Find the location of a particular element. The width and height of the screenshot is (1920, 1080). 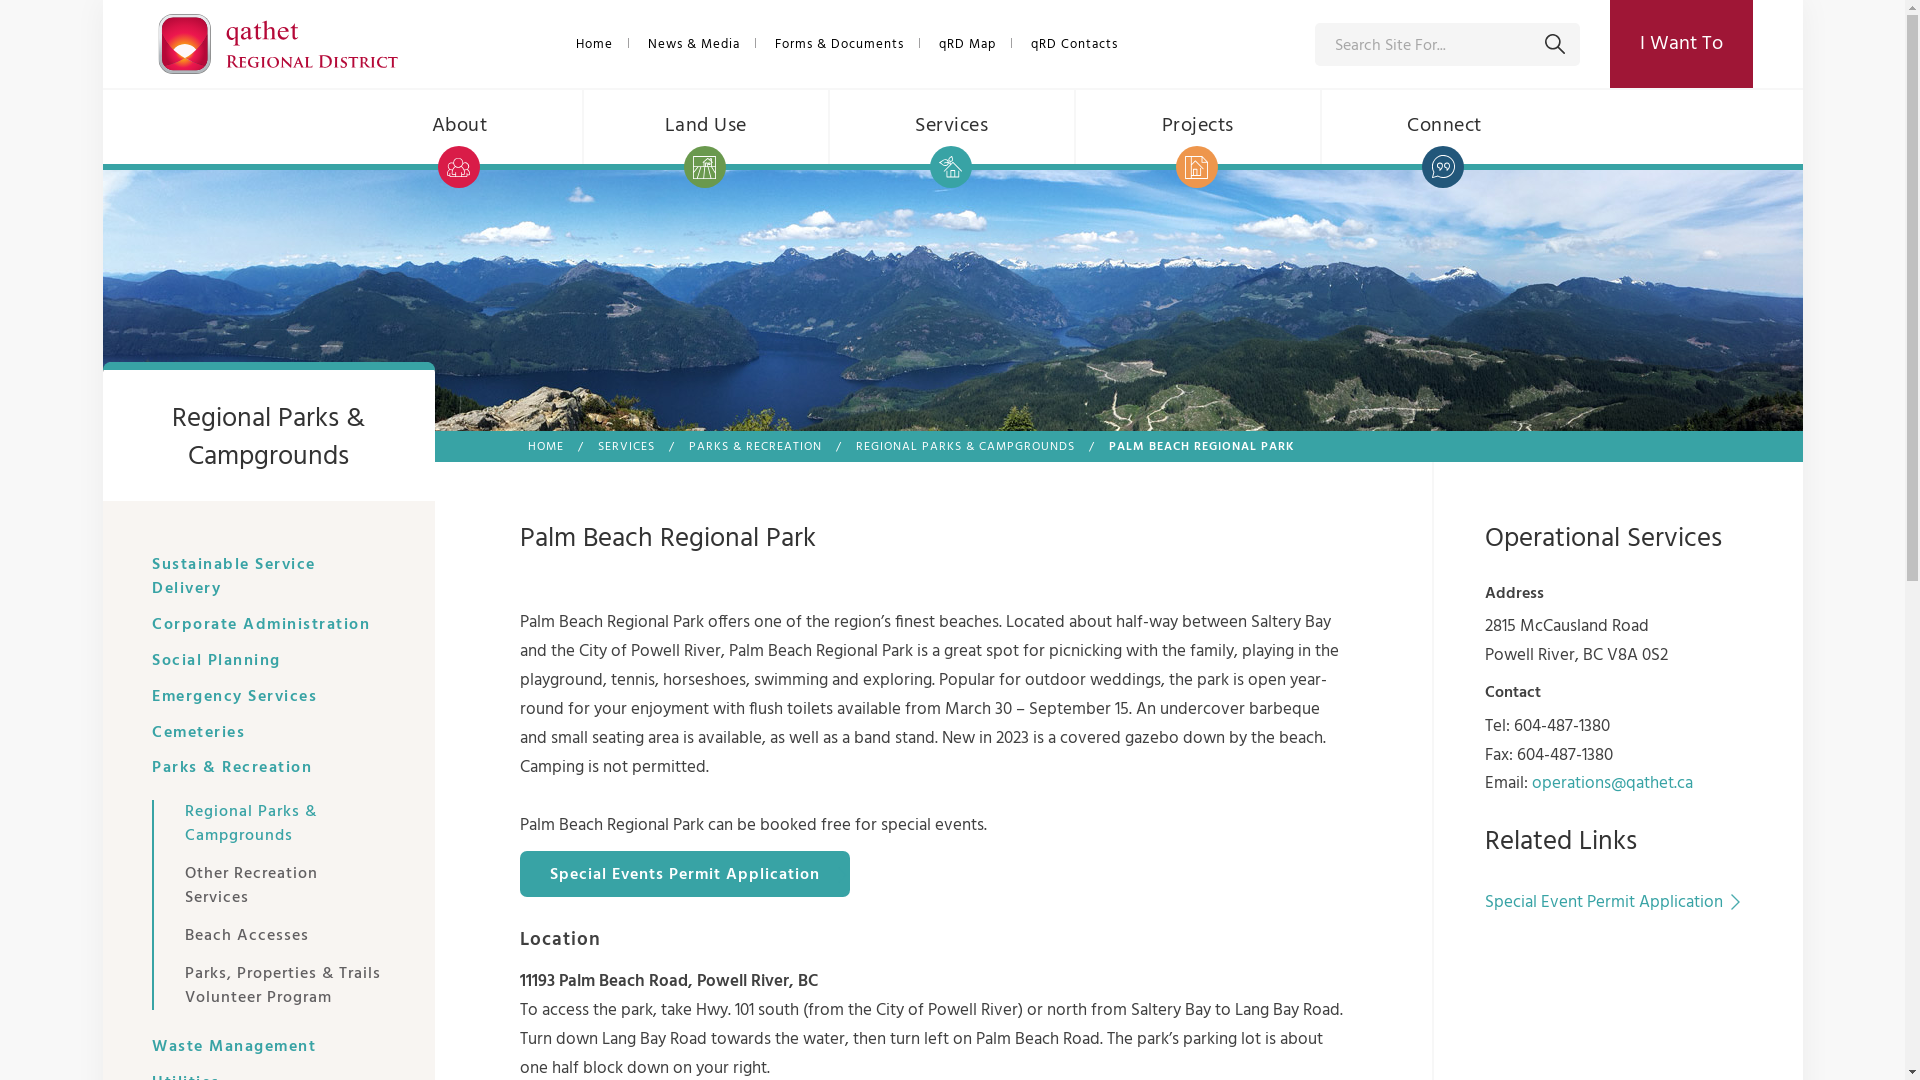

'About' is located at coordinates (459, 127).